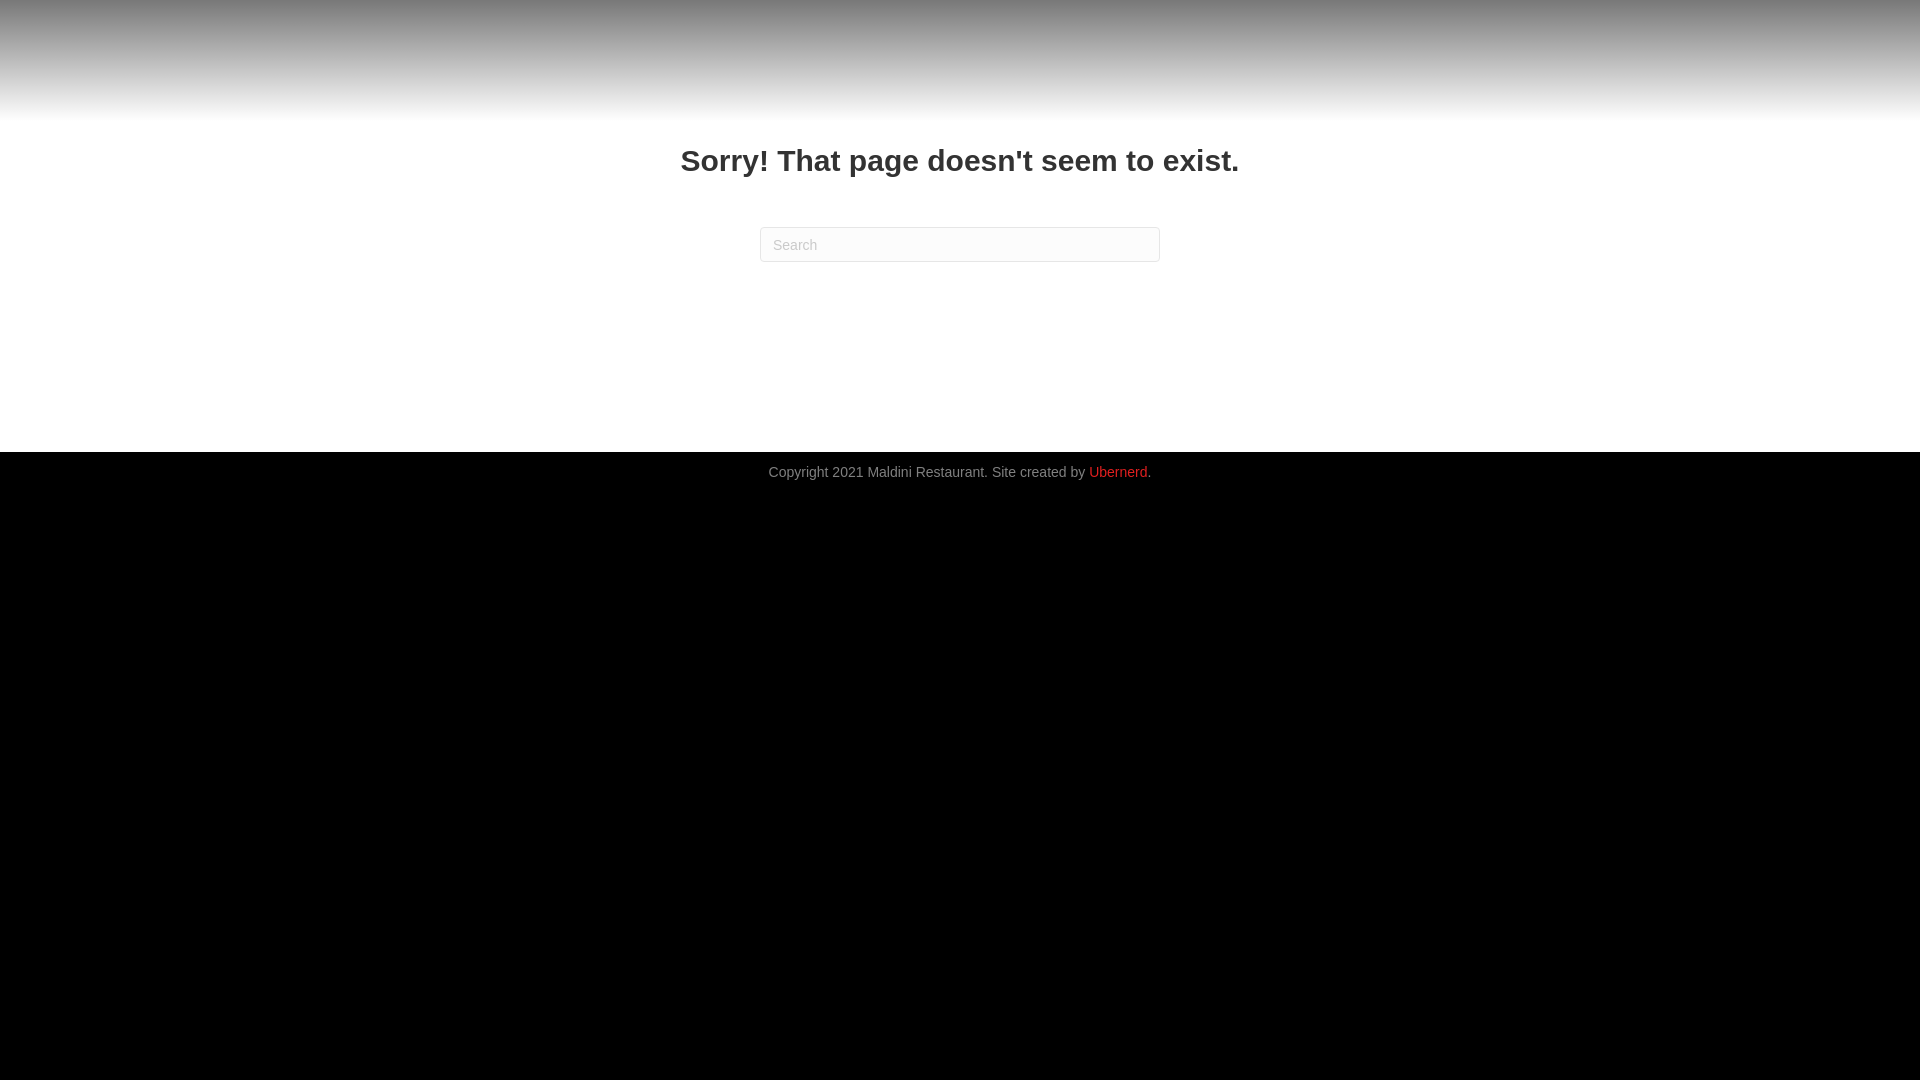  Describe the element at coordinates (1150, 471) in the screenshot. I see `'.'` at that location.